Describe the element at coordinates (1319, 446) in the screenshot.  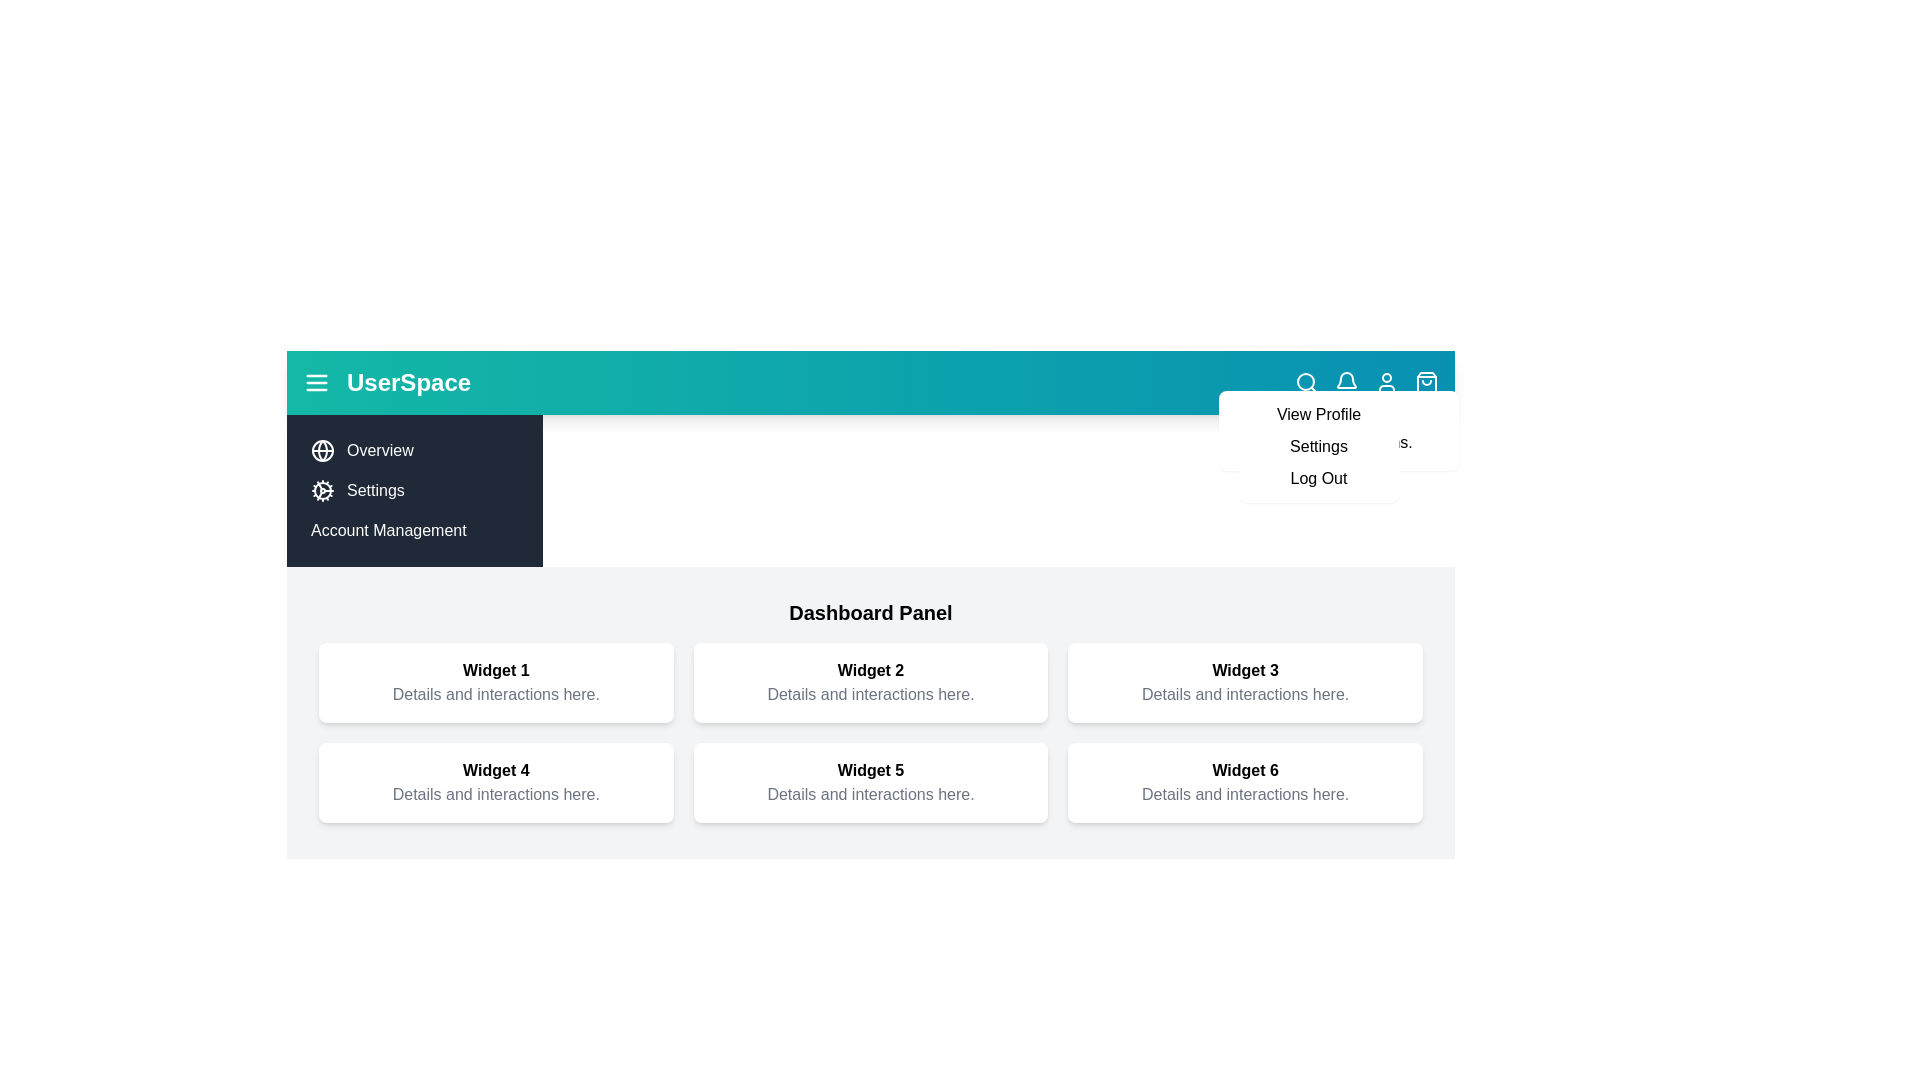
I see `the 'Settings' text item in the dropdown menu` at that location.